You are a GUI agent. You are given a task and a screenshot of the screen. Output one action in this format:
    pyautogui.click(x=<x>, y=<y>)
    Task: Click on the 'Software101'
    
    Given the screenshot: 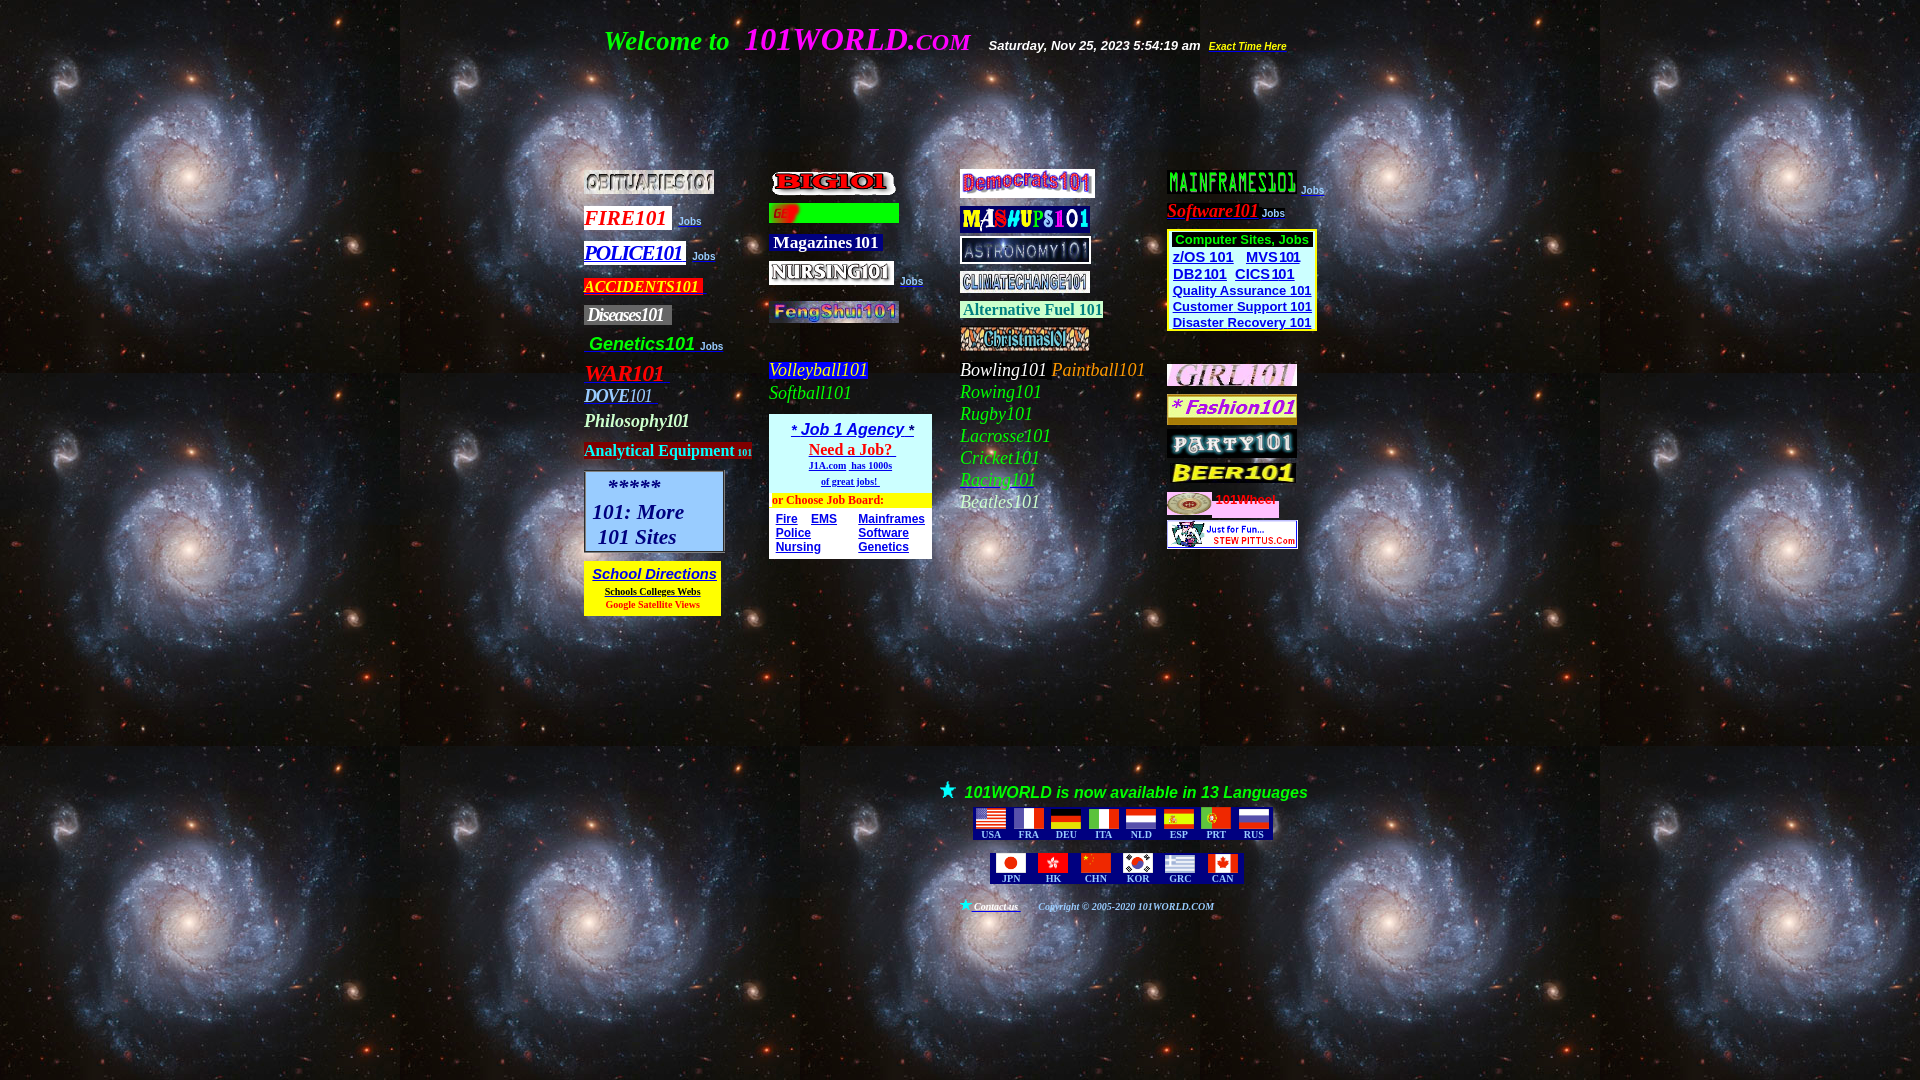 What is the action you would take?
    pyautogui.click(x=1166, y=211)
    